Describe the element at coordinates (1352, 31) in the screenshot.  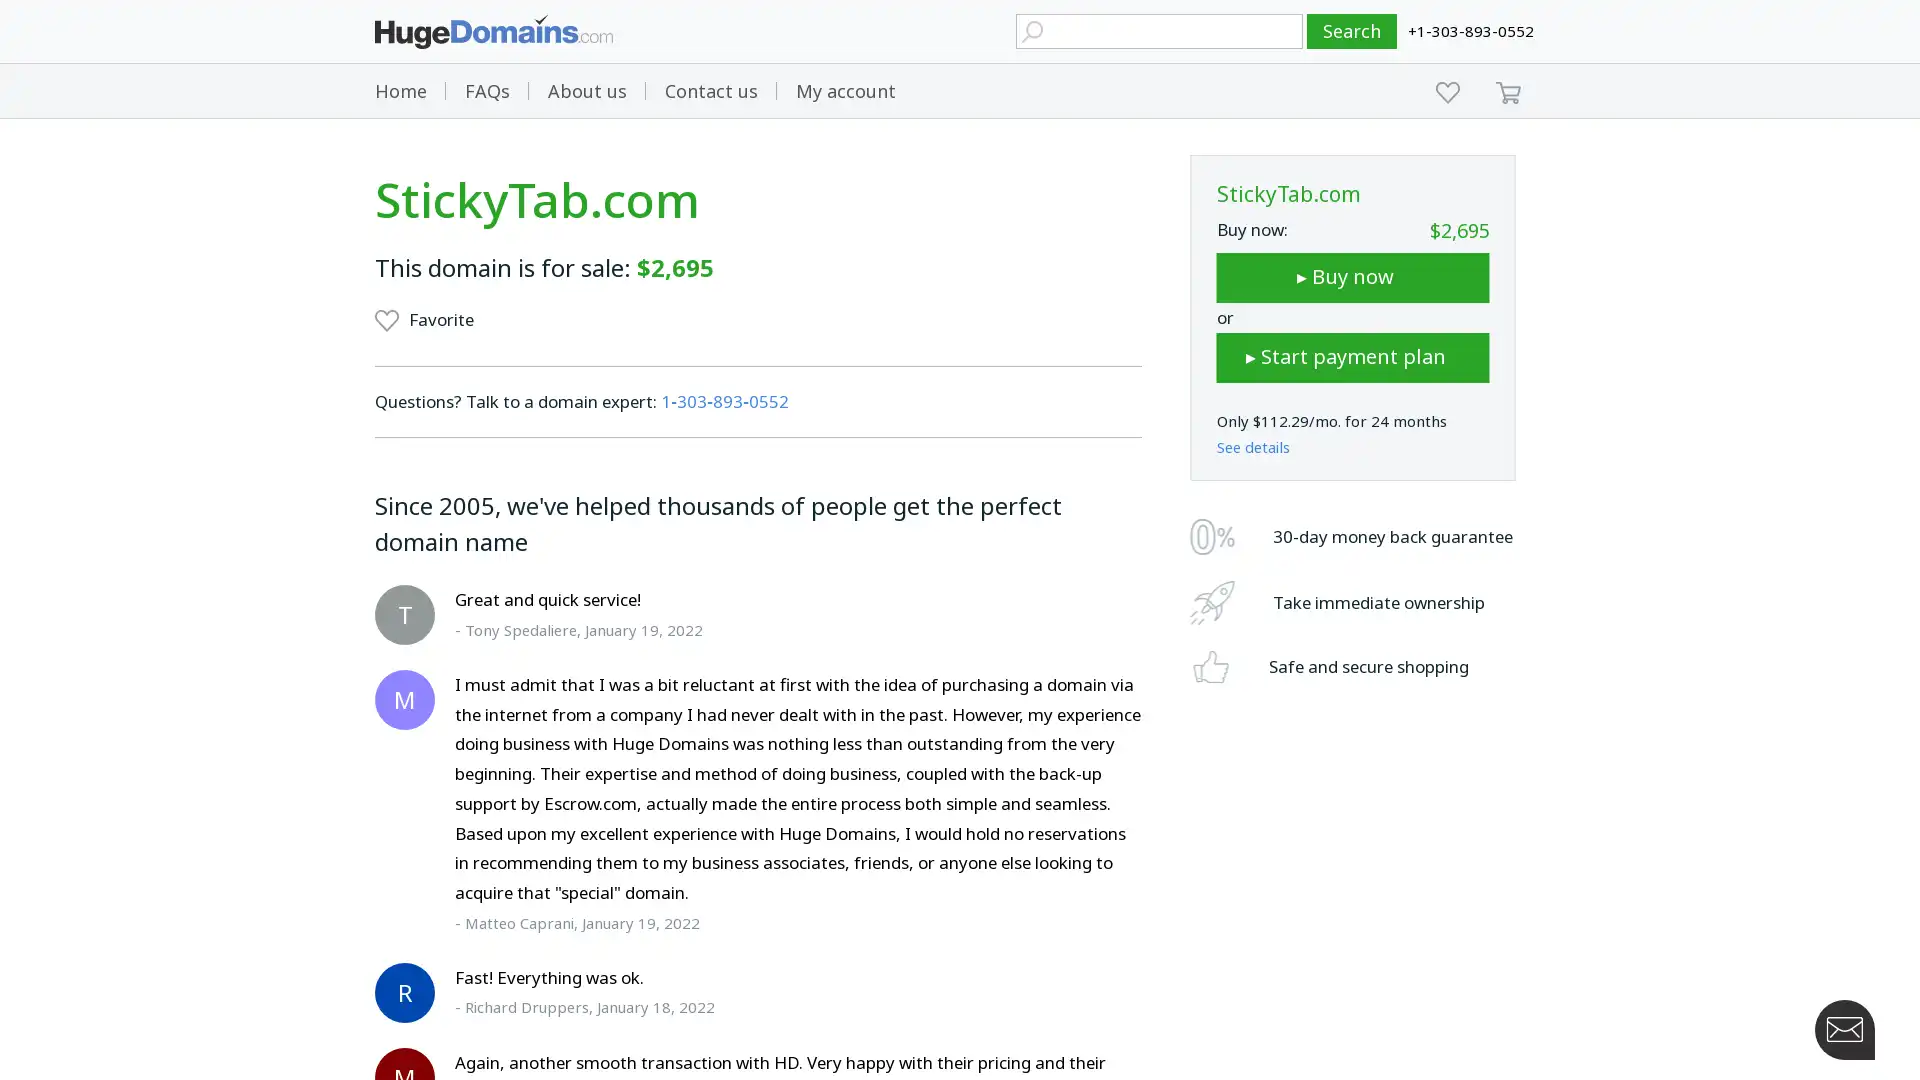
I see `Search` at that location.